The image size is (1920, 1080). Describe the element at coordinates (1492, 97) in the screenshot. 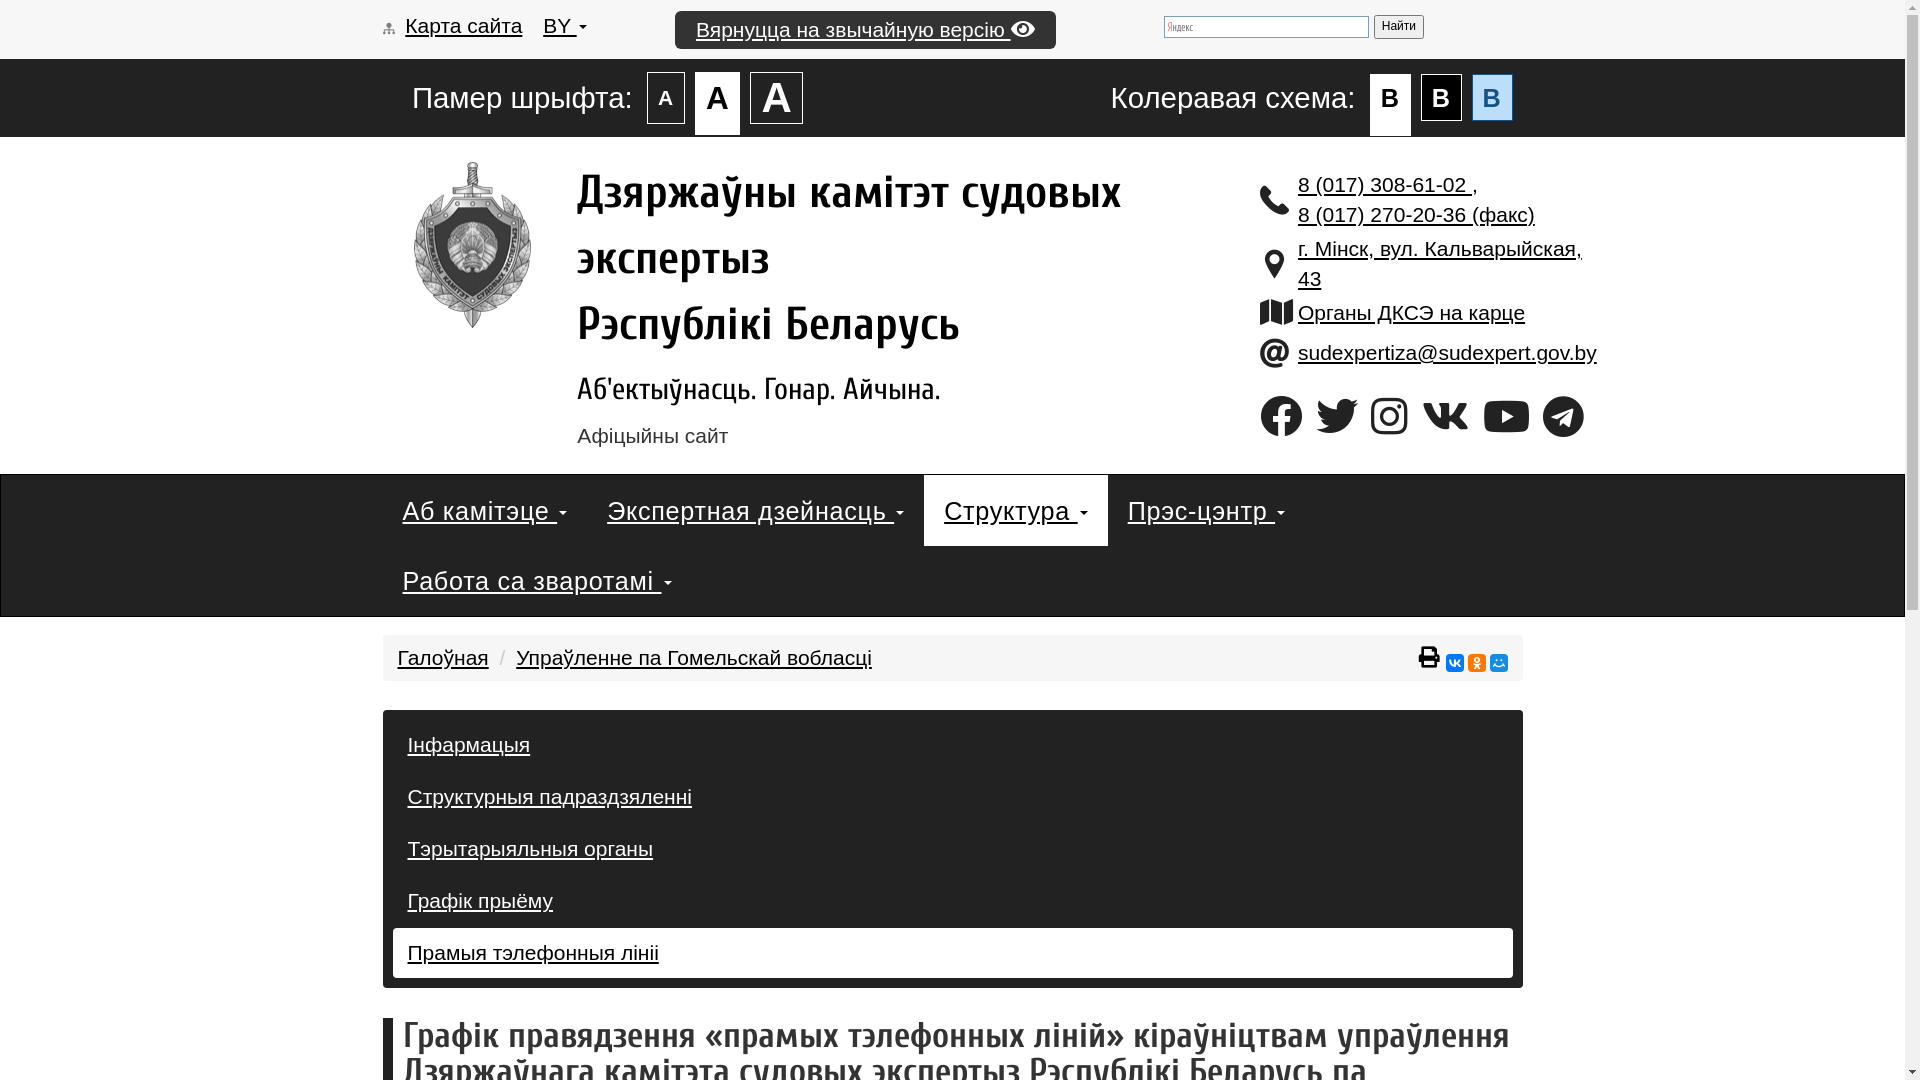

I see `'B'` at that location.